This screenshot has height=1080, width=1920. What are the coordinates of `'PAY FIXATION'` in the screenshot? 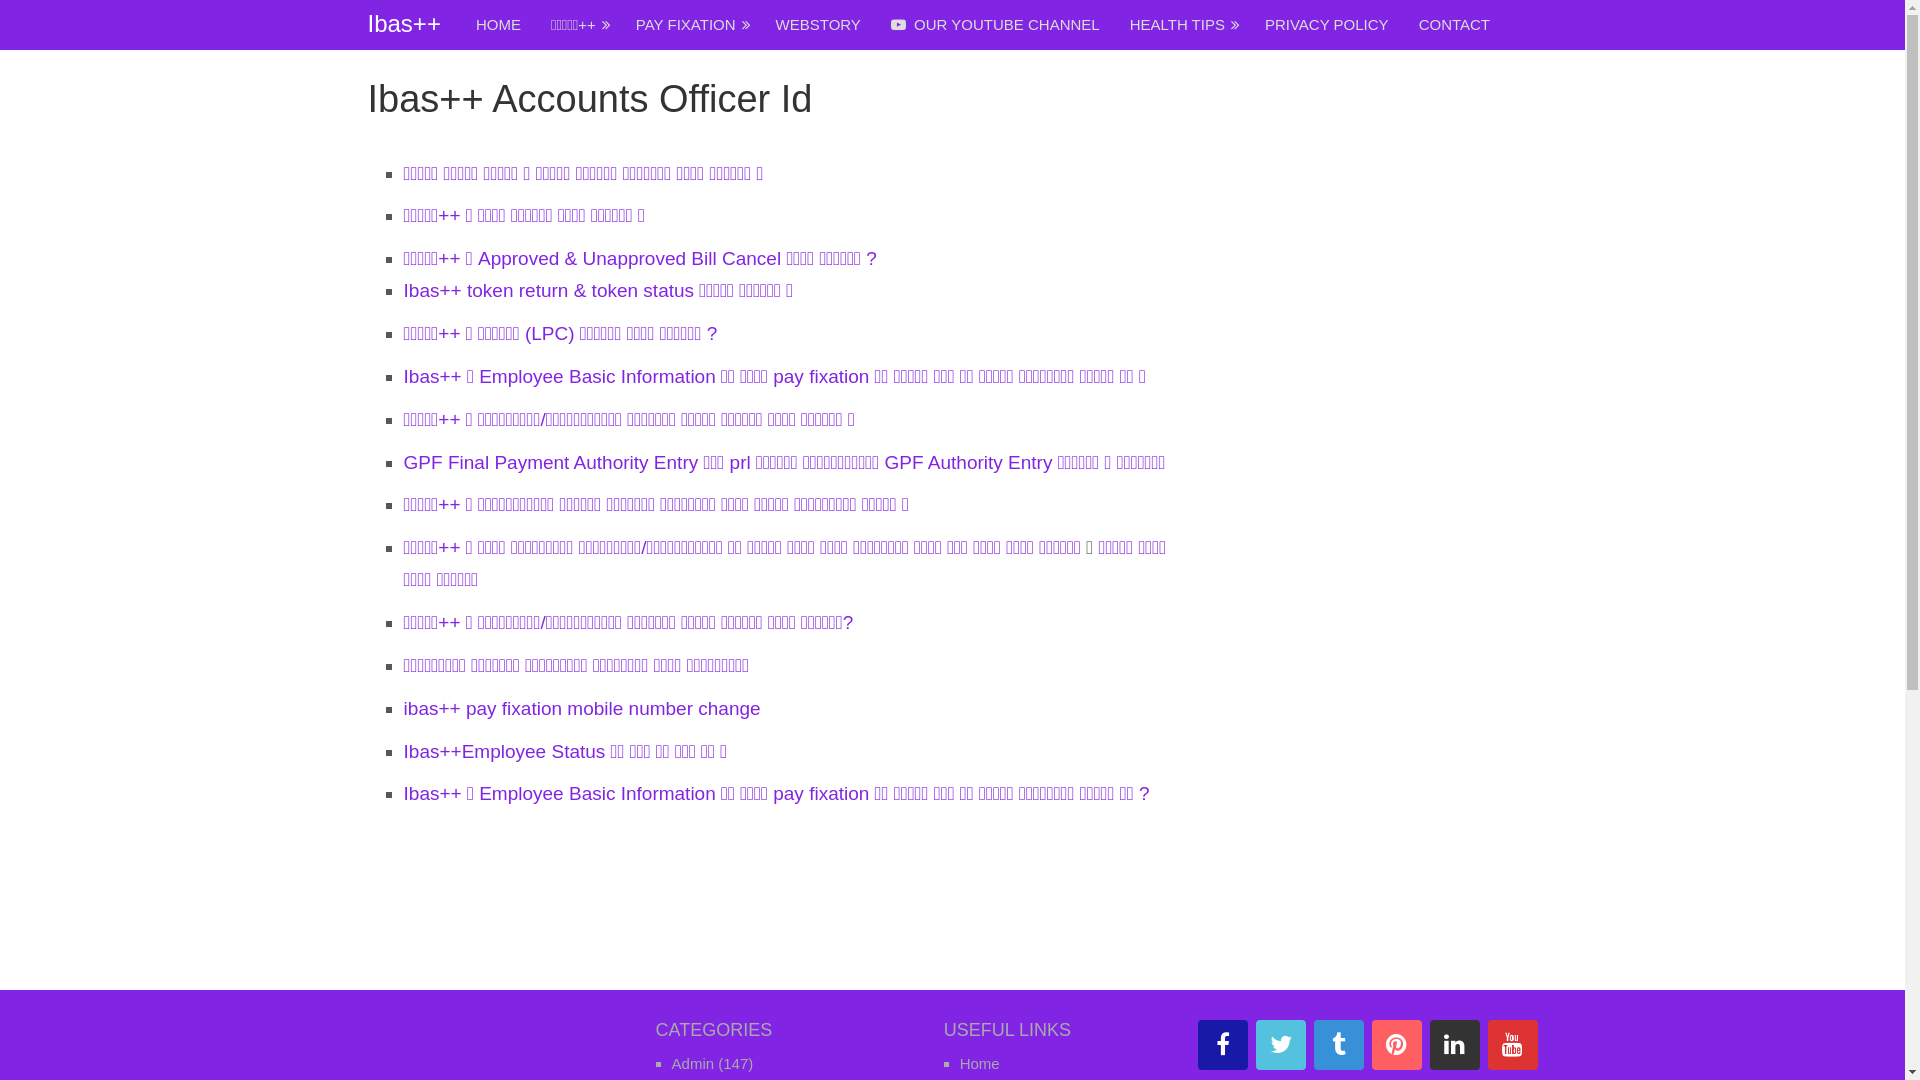 It's located at (691, 24).